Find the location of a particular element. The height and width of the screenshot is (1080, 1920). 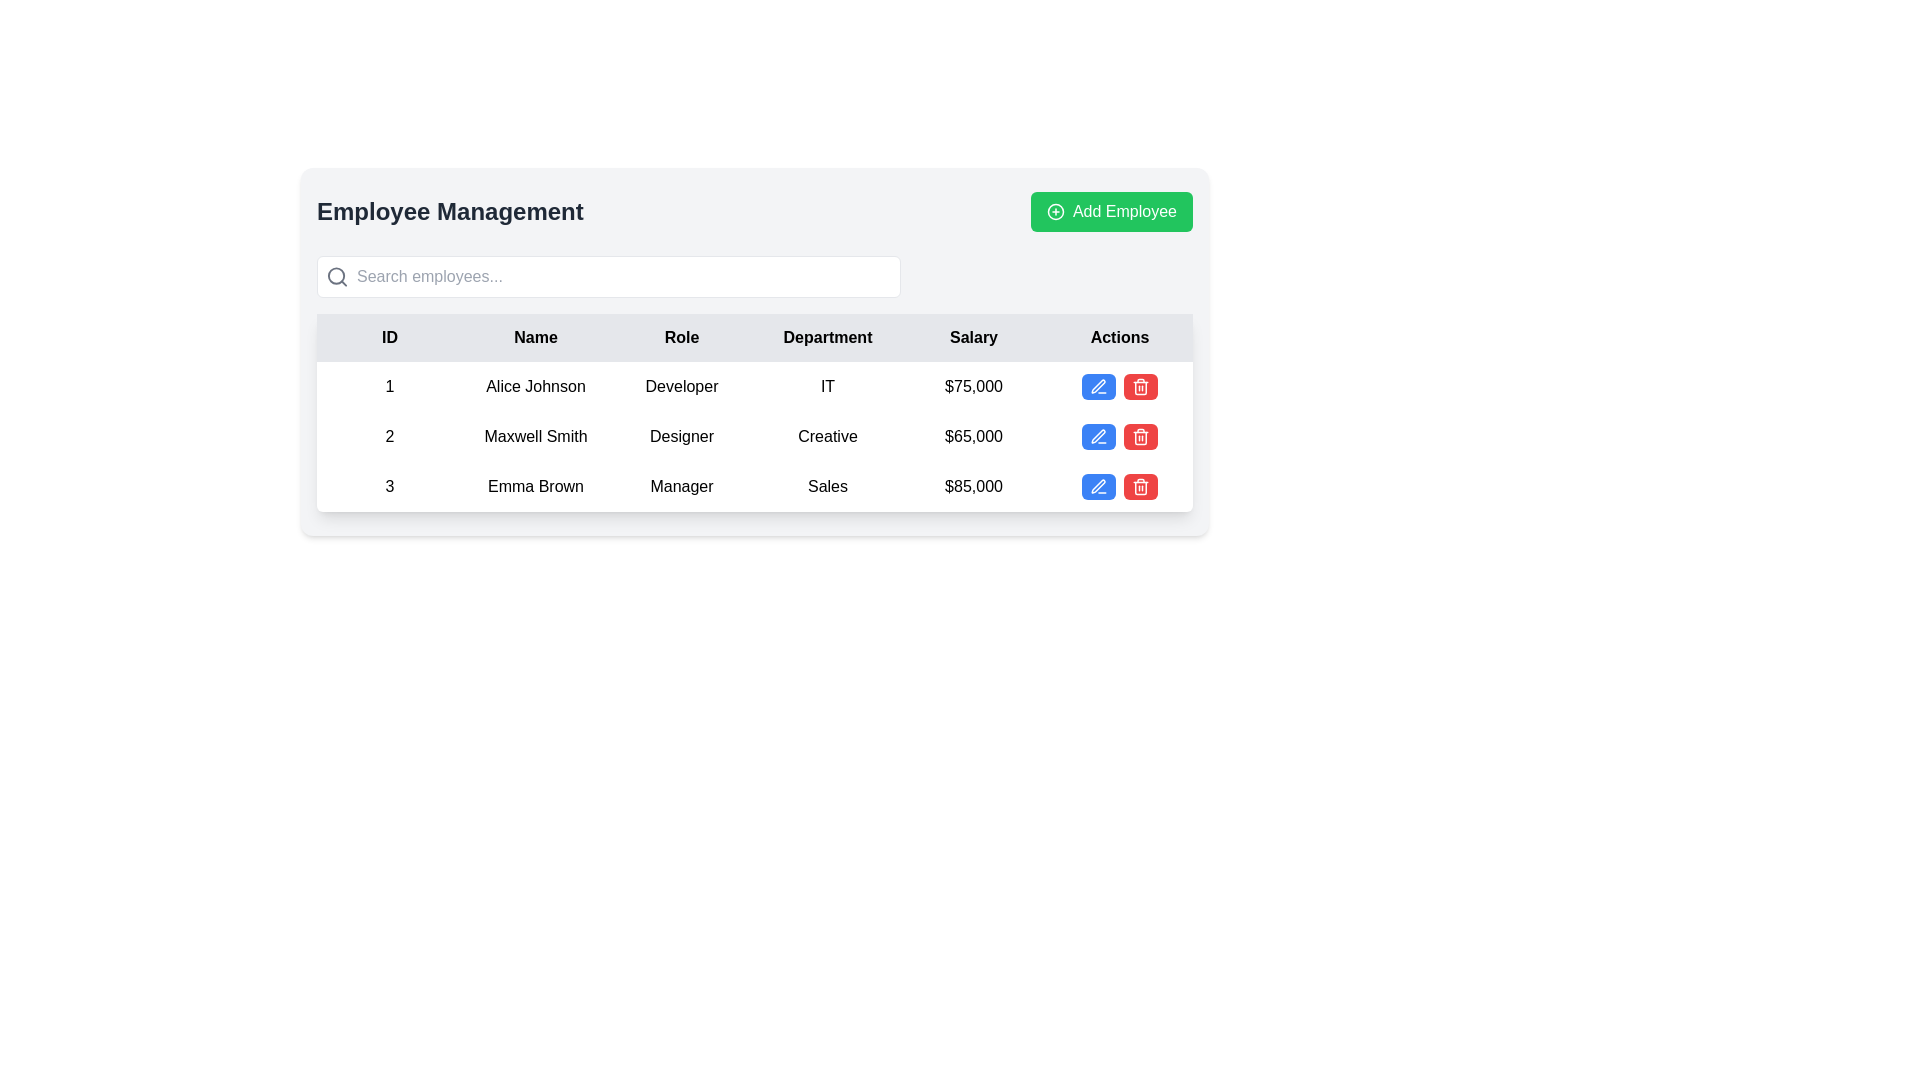

the text label displaying 'Employee Management', which is styled in a large, bold, dark gray font and is positioned at the top-left corner of the central content area is located at coordinates (449, 212).